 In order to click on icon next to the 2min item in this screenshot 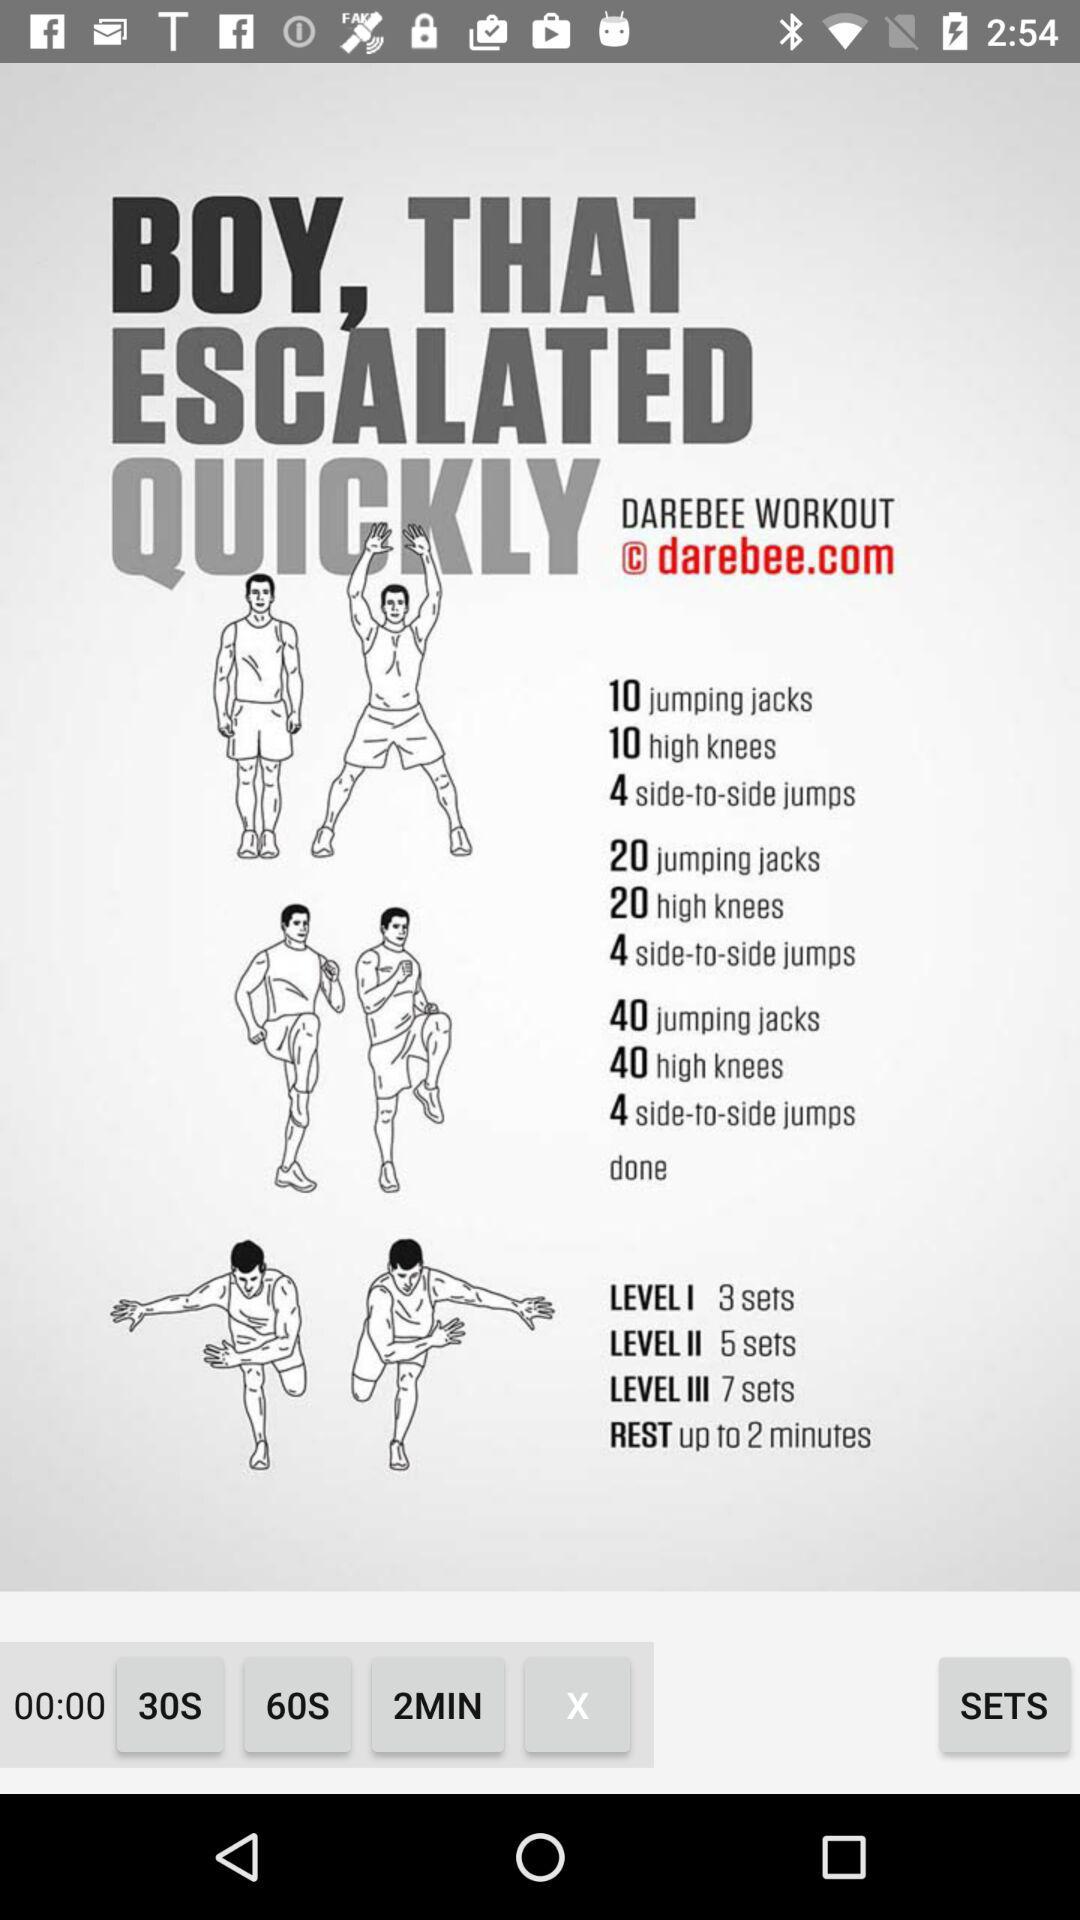, I will do `click(297, 1703)`.